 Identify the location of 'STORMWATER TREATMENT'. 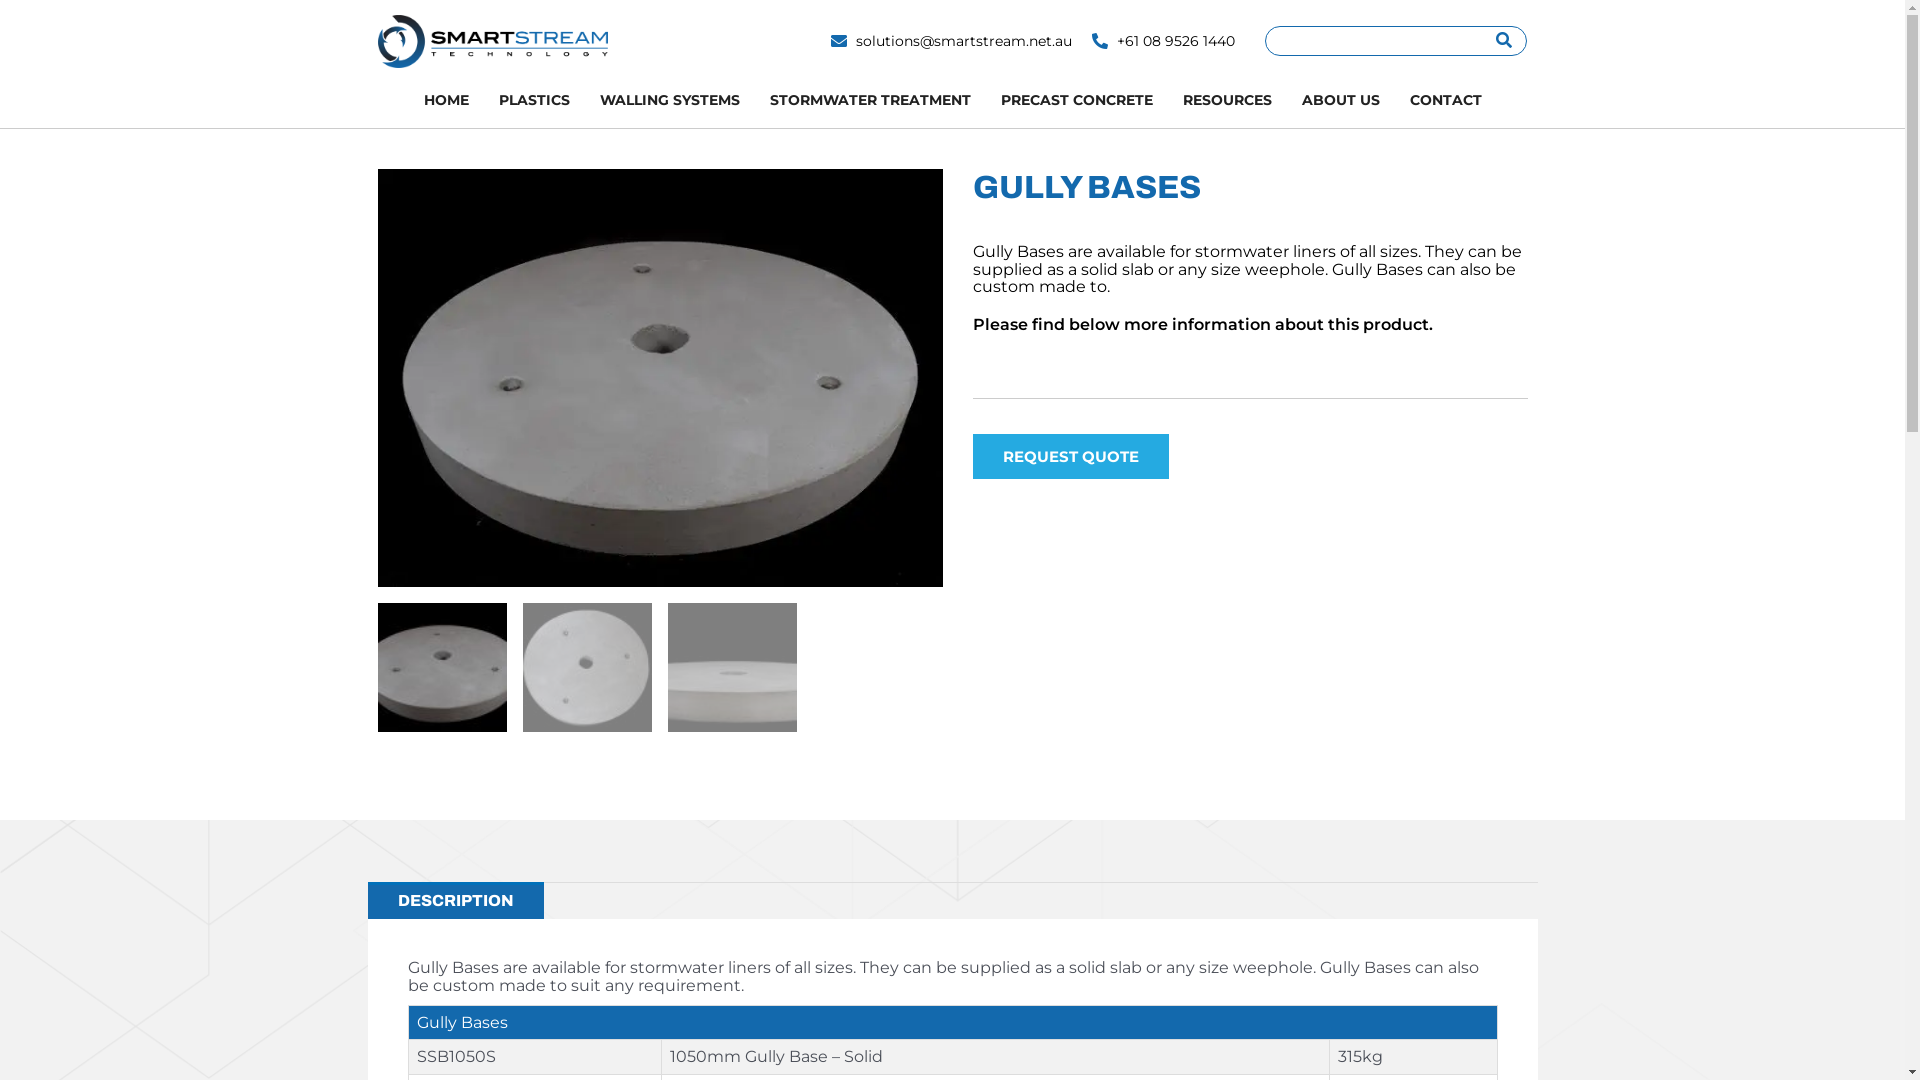
(869, 100).